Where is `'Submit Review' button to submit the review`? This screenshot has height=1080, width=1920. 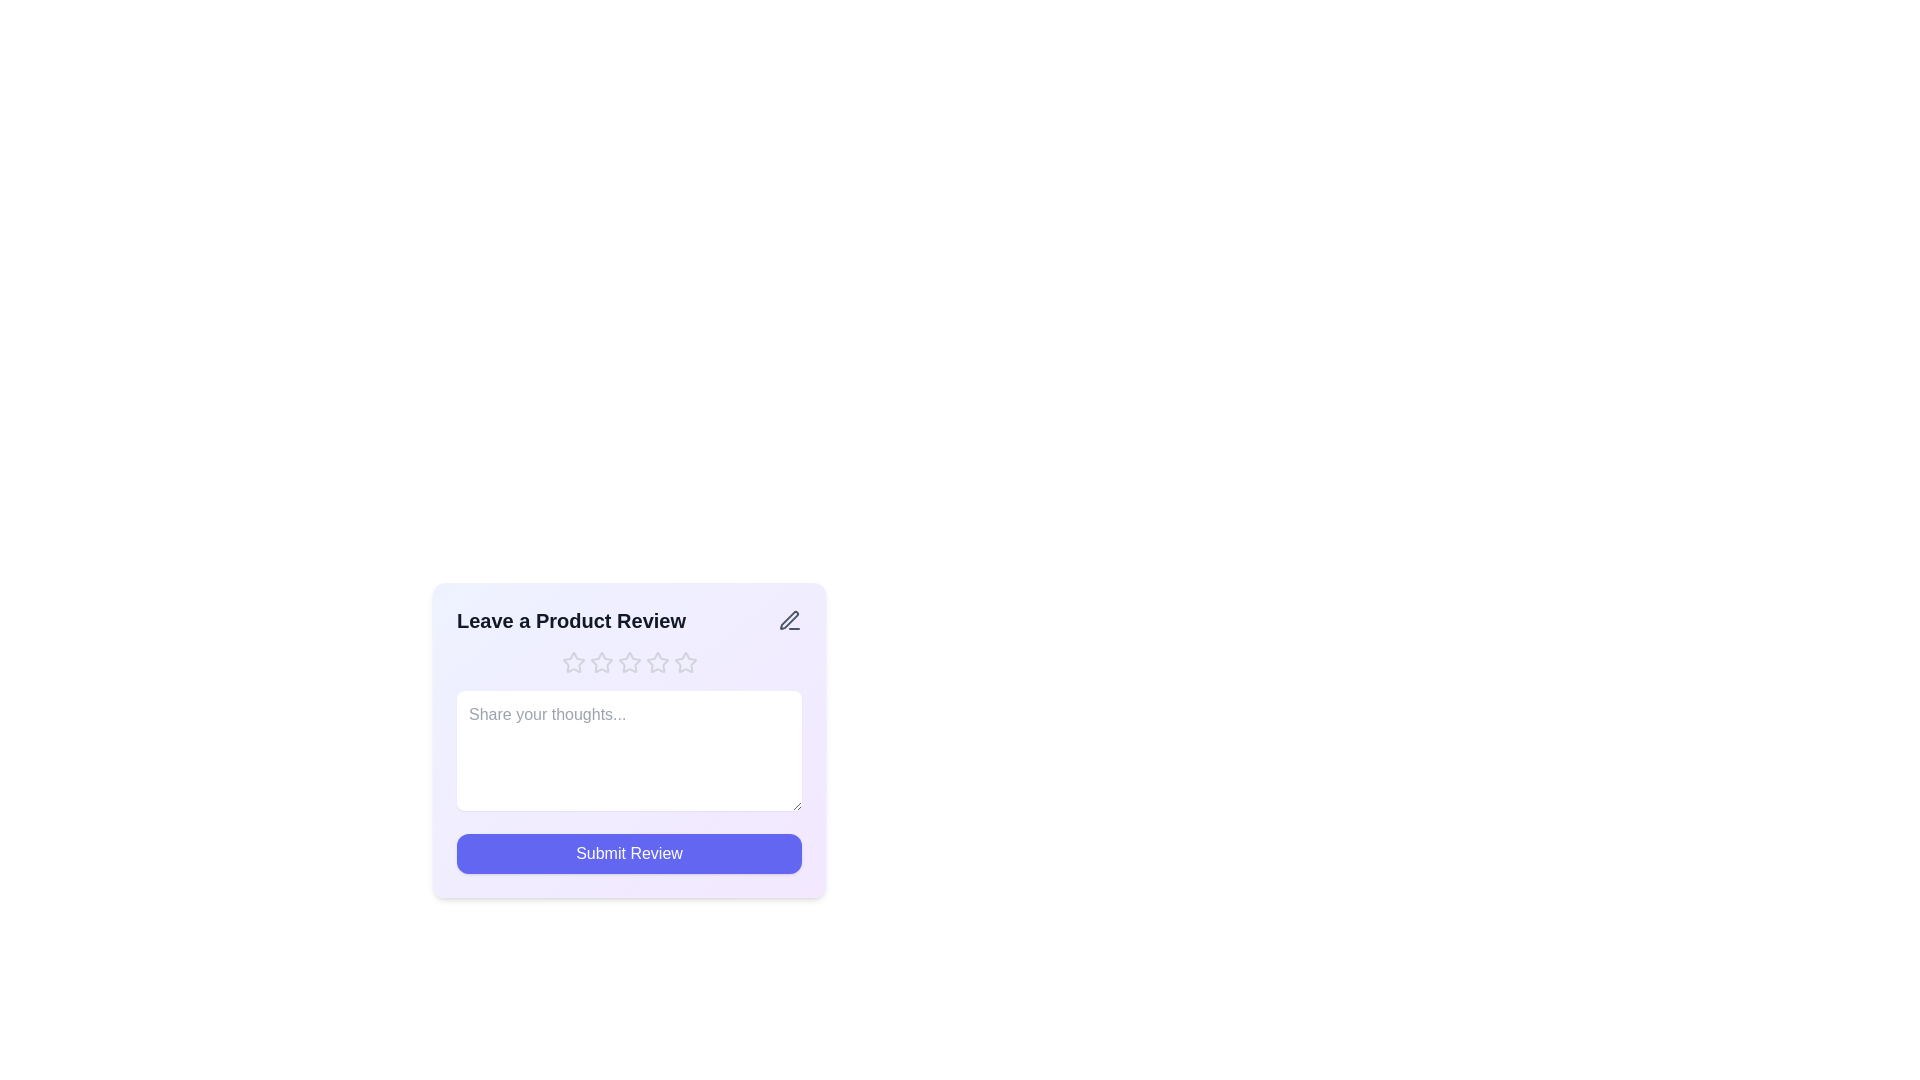
'Submit Review' button to submit the review is located at coordinates (628, 853).